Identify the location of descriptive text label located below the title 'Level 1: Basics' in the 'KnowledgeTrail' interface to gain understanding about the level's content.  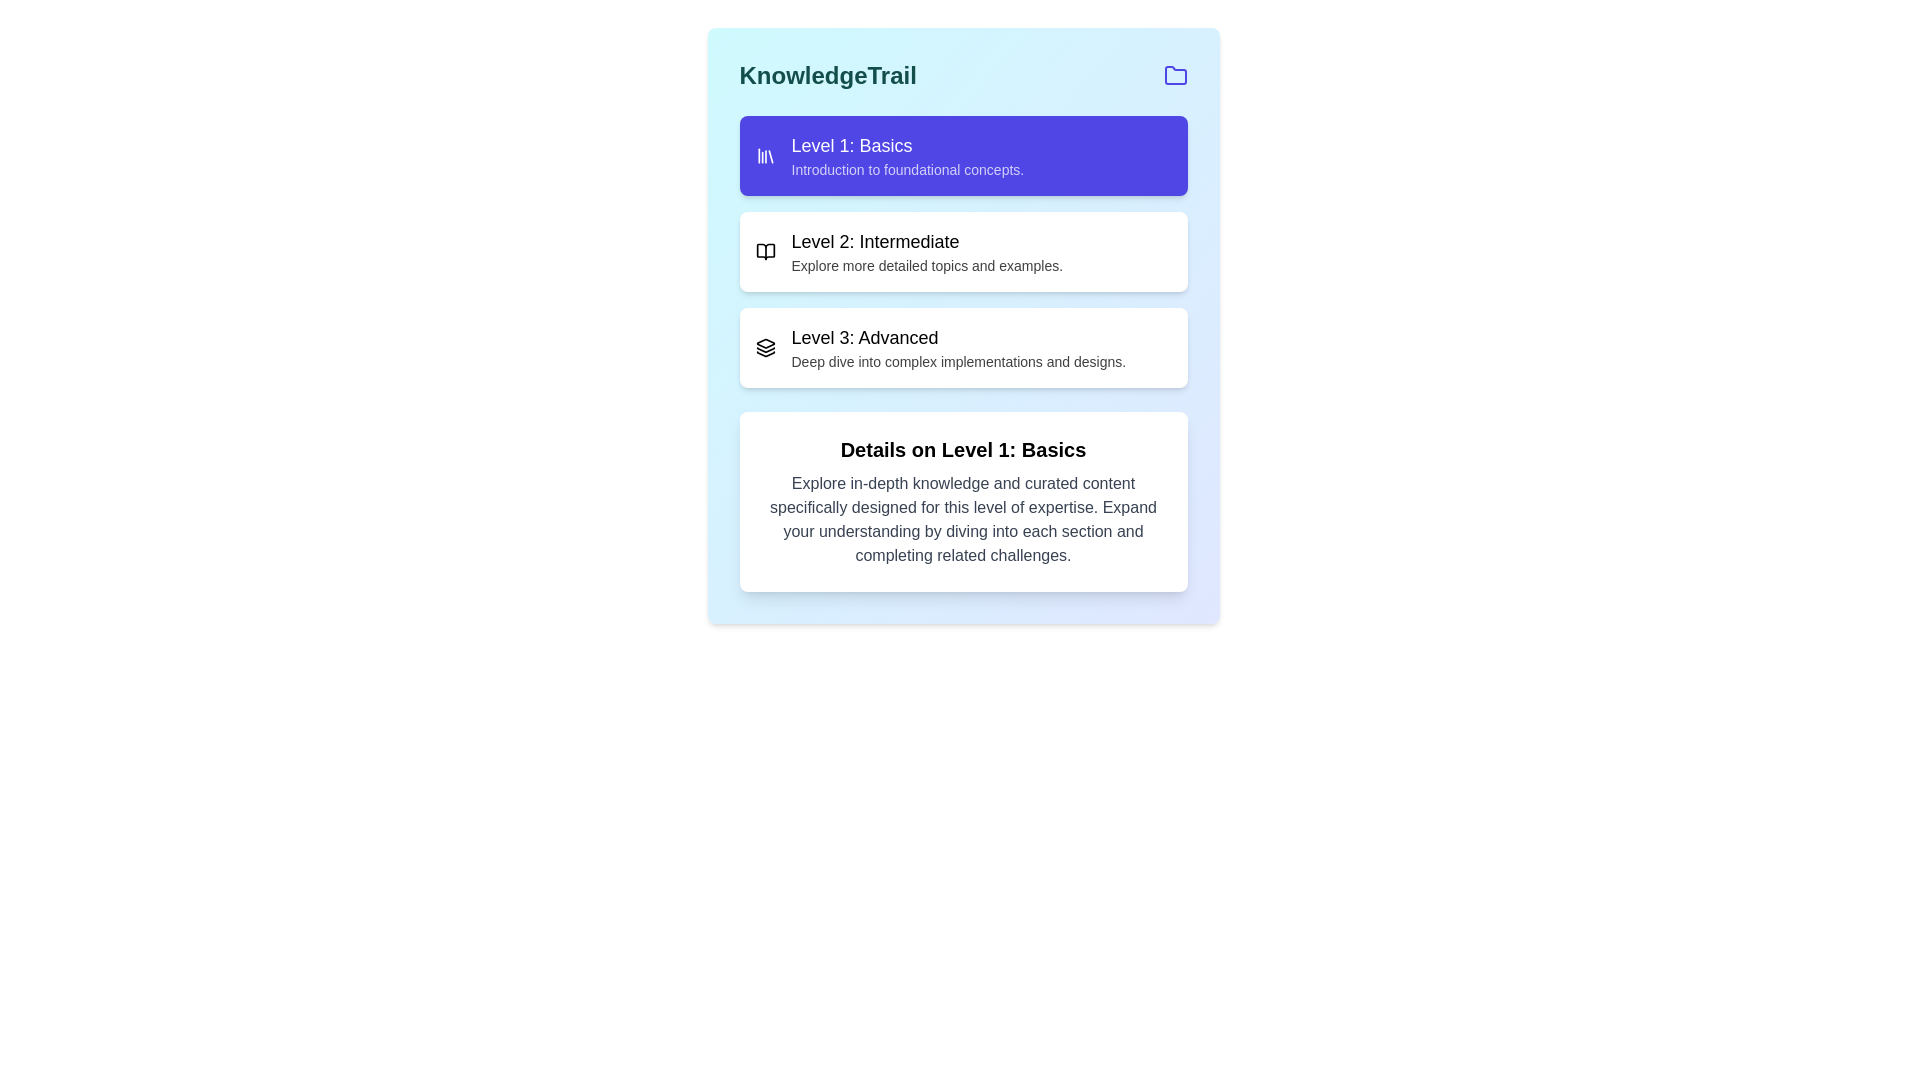
(906, 168).